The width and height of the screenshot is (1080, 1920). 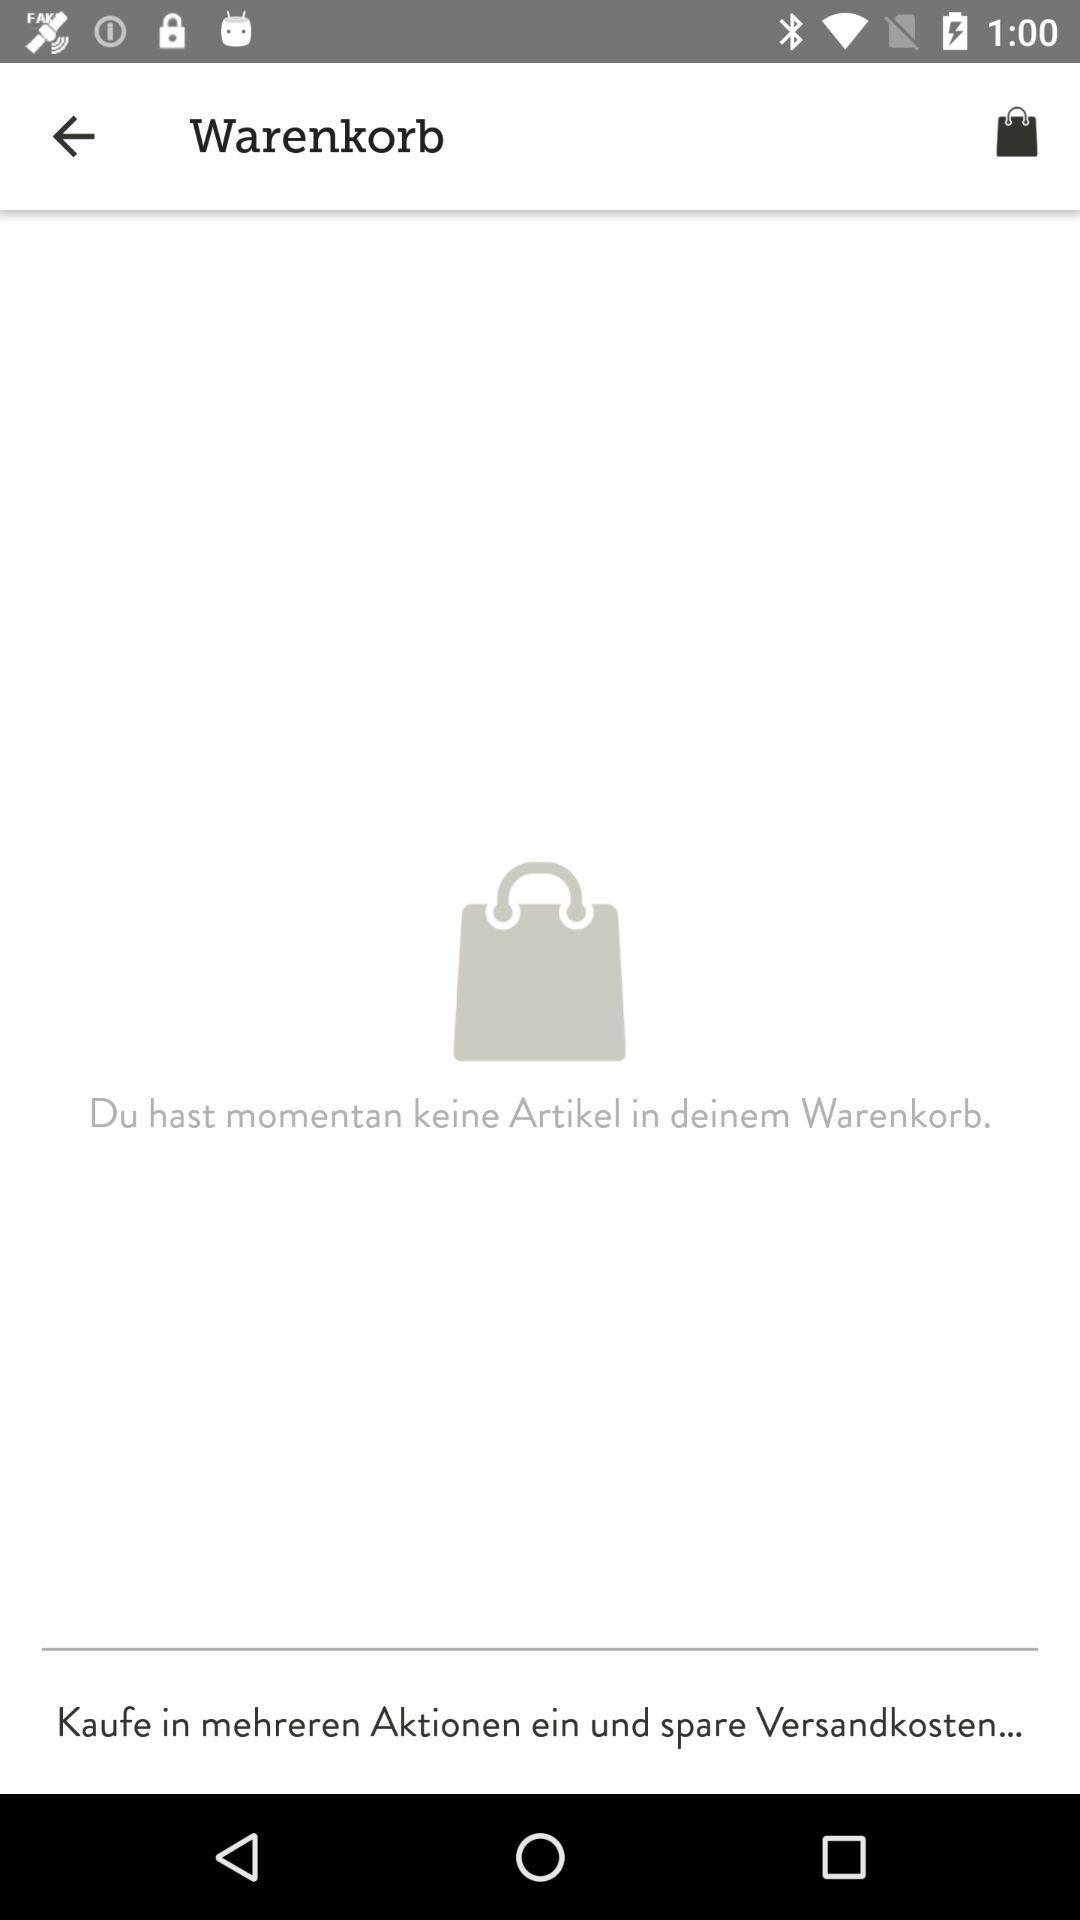 I want to click on the icon above du hast momentan, so click(x=72, y=135).